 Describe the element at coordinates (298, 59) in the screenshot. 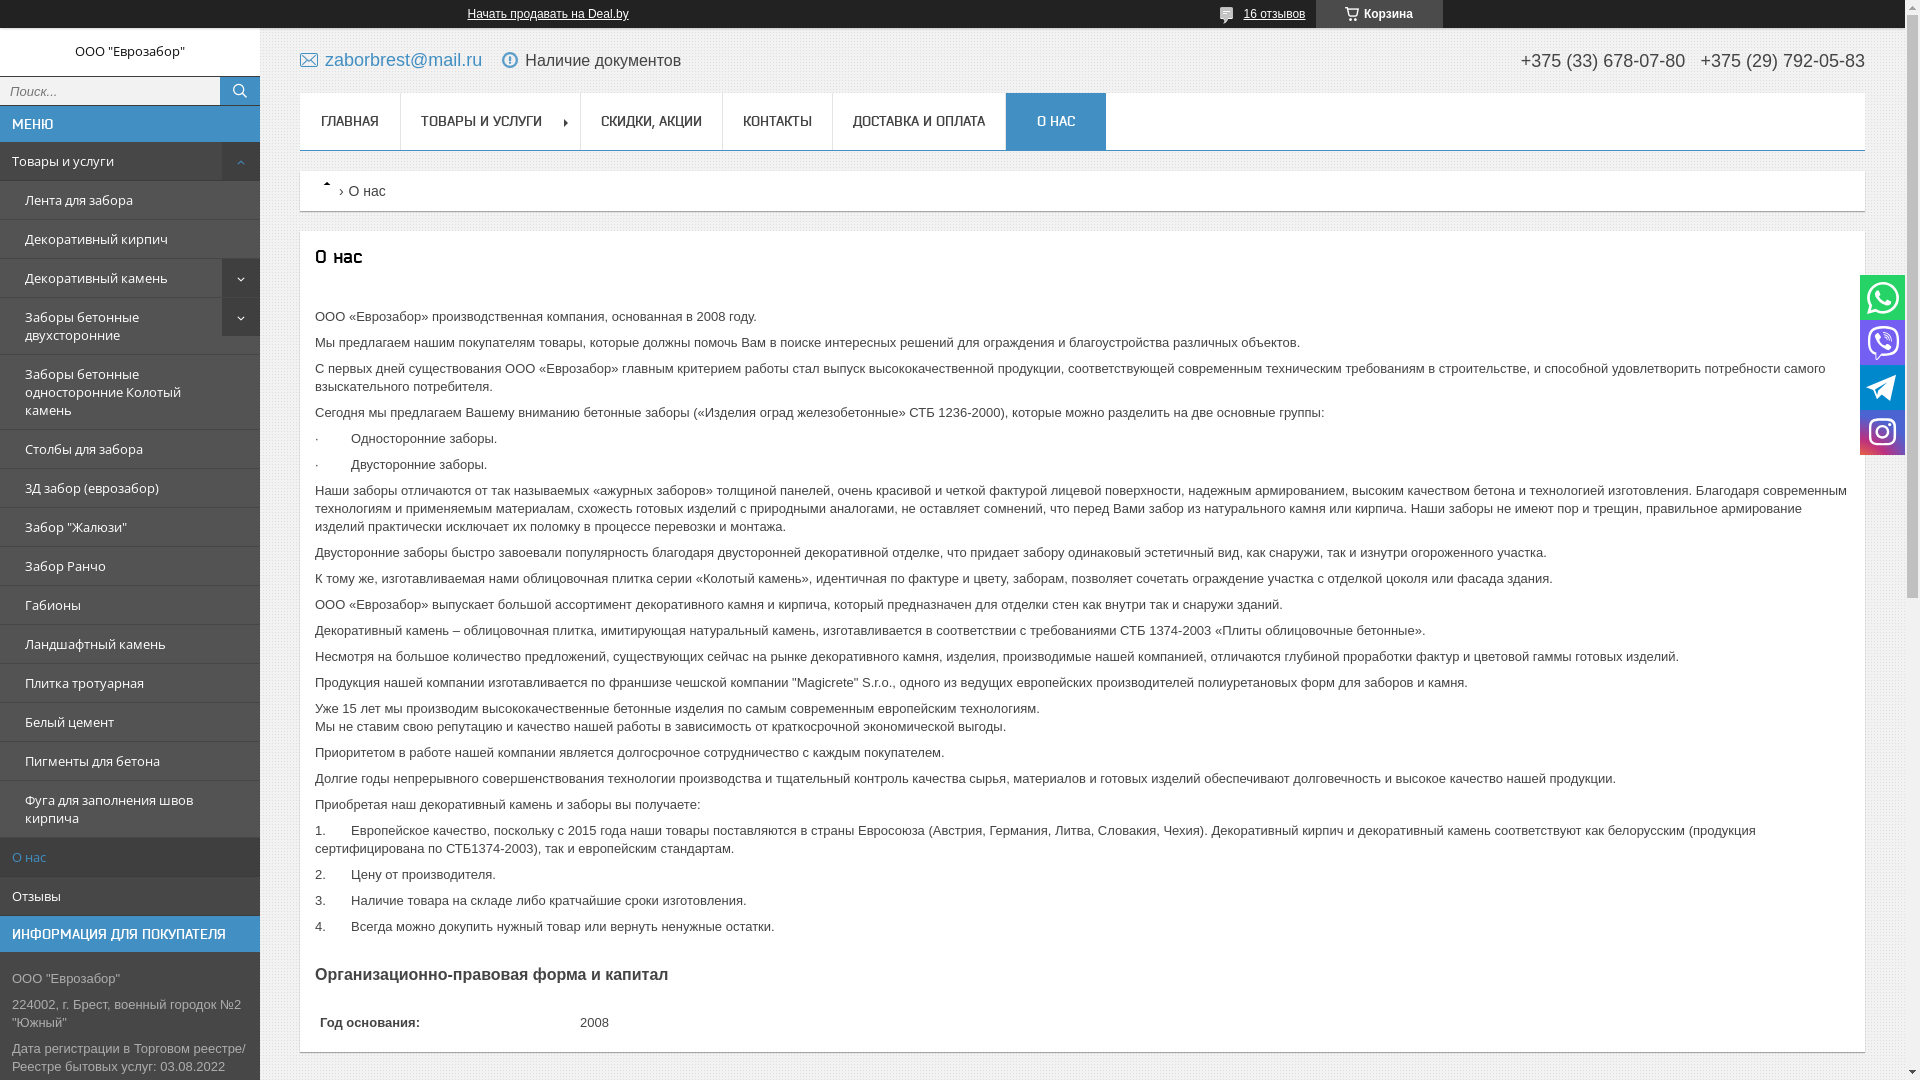

I see `'zaborbrest@mail.ru'` at that location.